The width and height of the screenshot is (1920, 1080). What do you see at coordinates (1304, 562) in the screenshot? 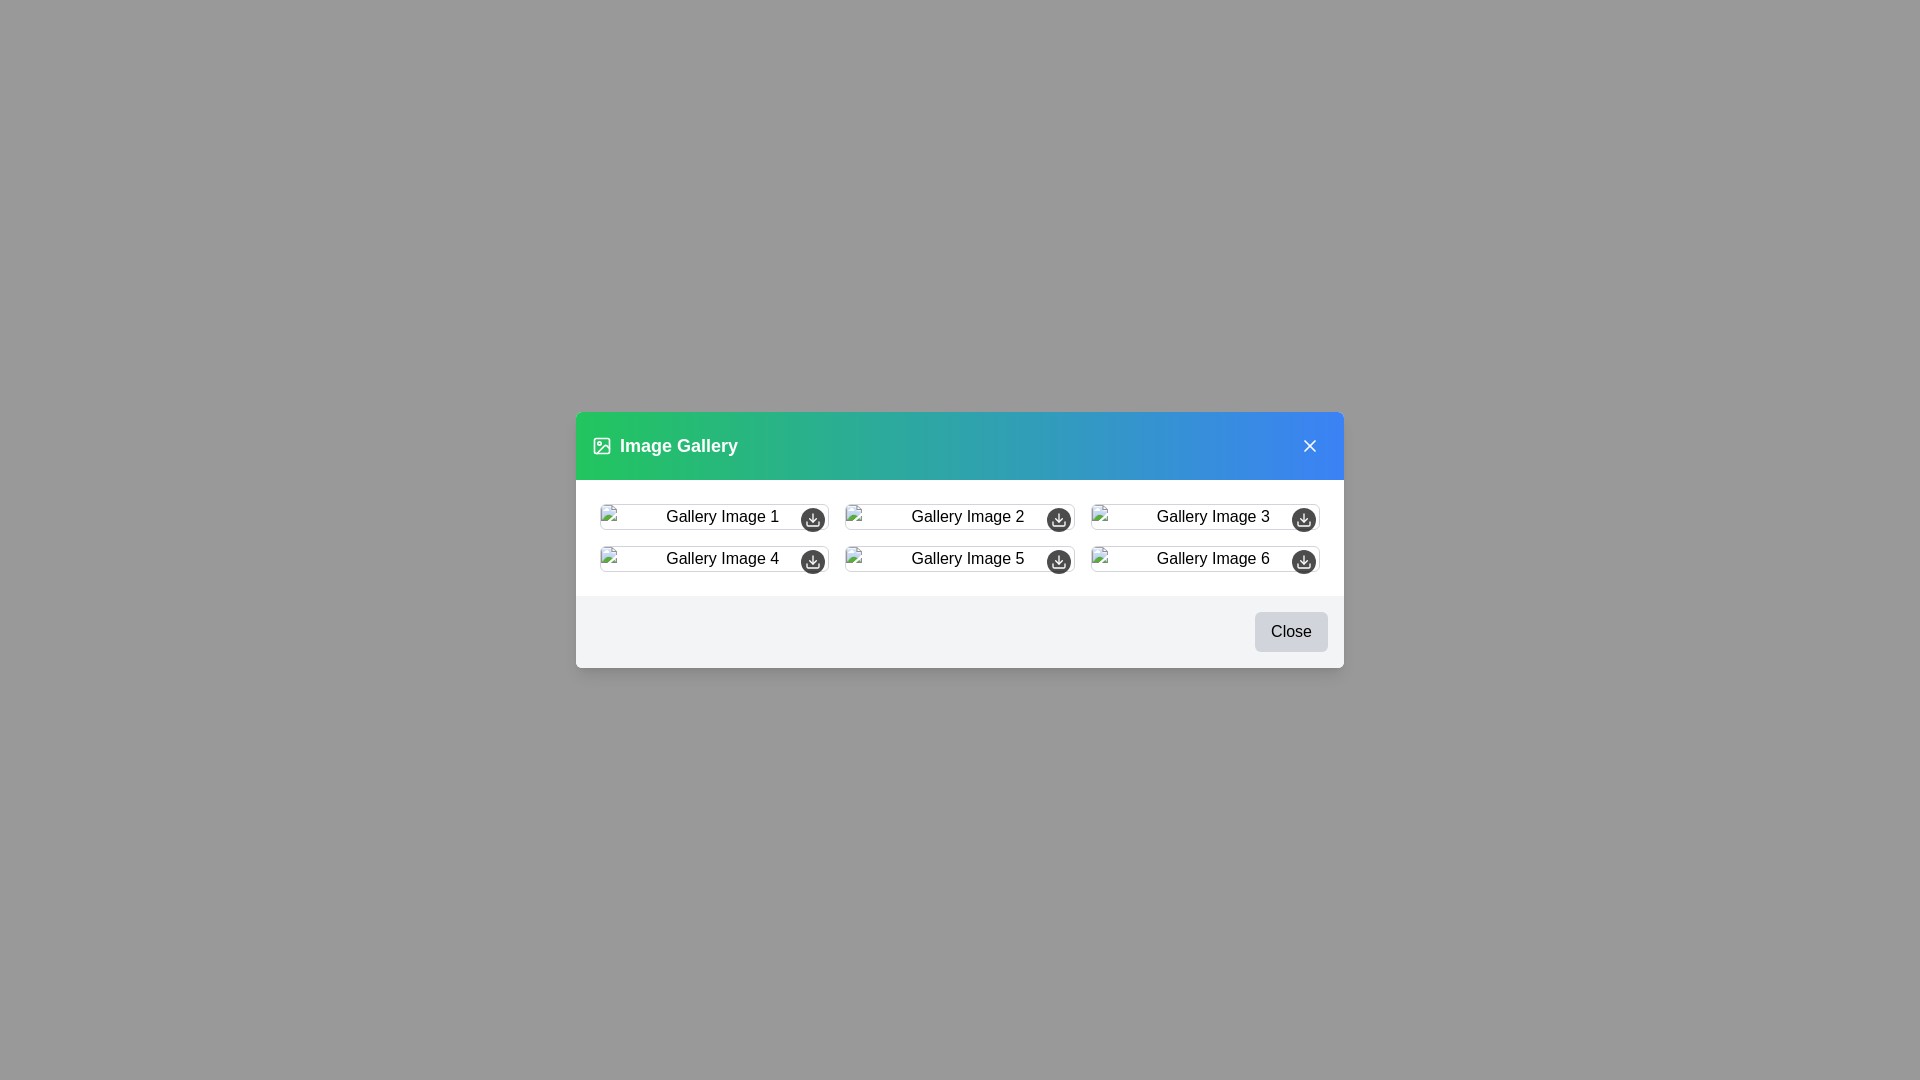
I see `the download button for image 6` at bounding box center [1304, 562].